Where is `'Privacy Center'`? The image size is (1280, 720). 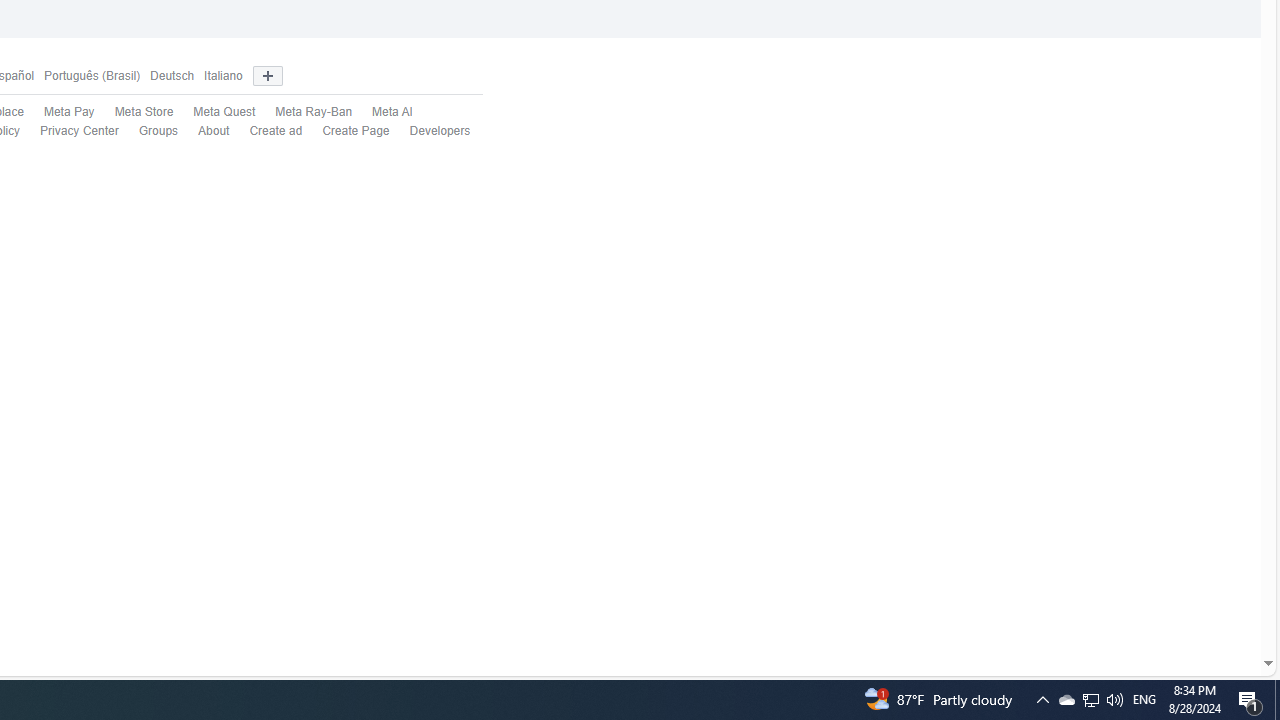 'Privacy Center' is located at coordinates (69, 131).